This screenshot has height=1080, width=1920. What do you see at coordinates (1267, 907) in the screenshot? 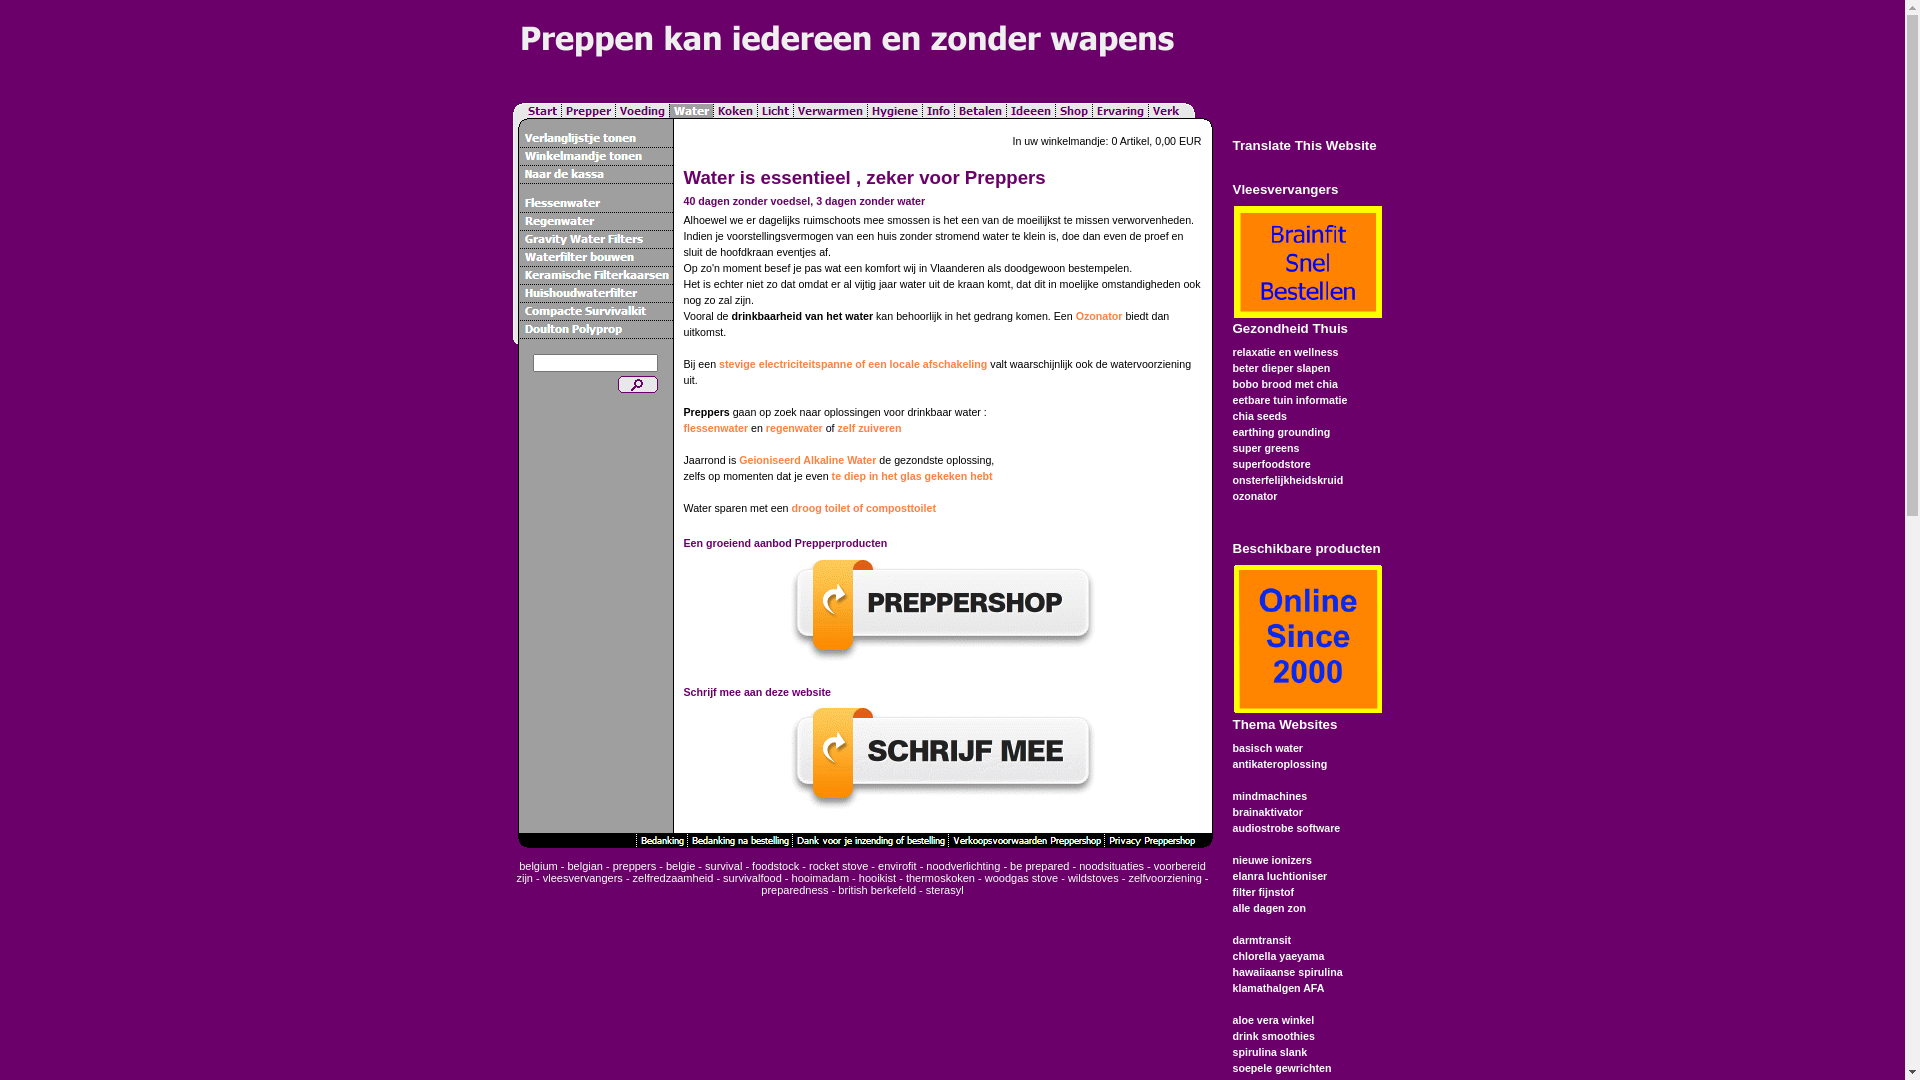
I see `'alle dagen zon'` at bounding box center [1267, 907].